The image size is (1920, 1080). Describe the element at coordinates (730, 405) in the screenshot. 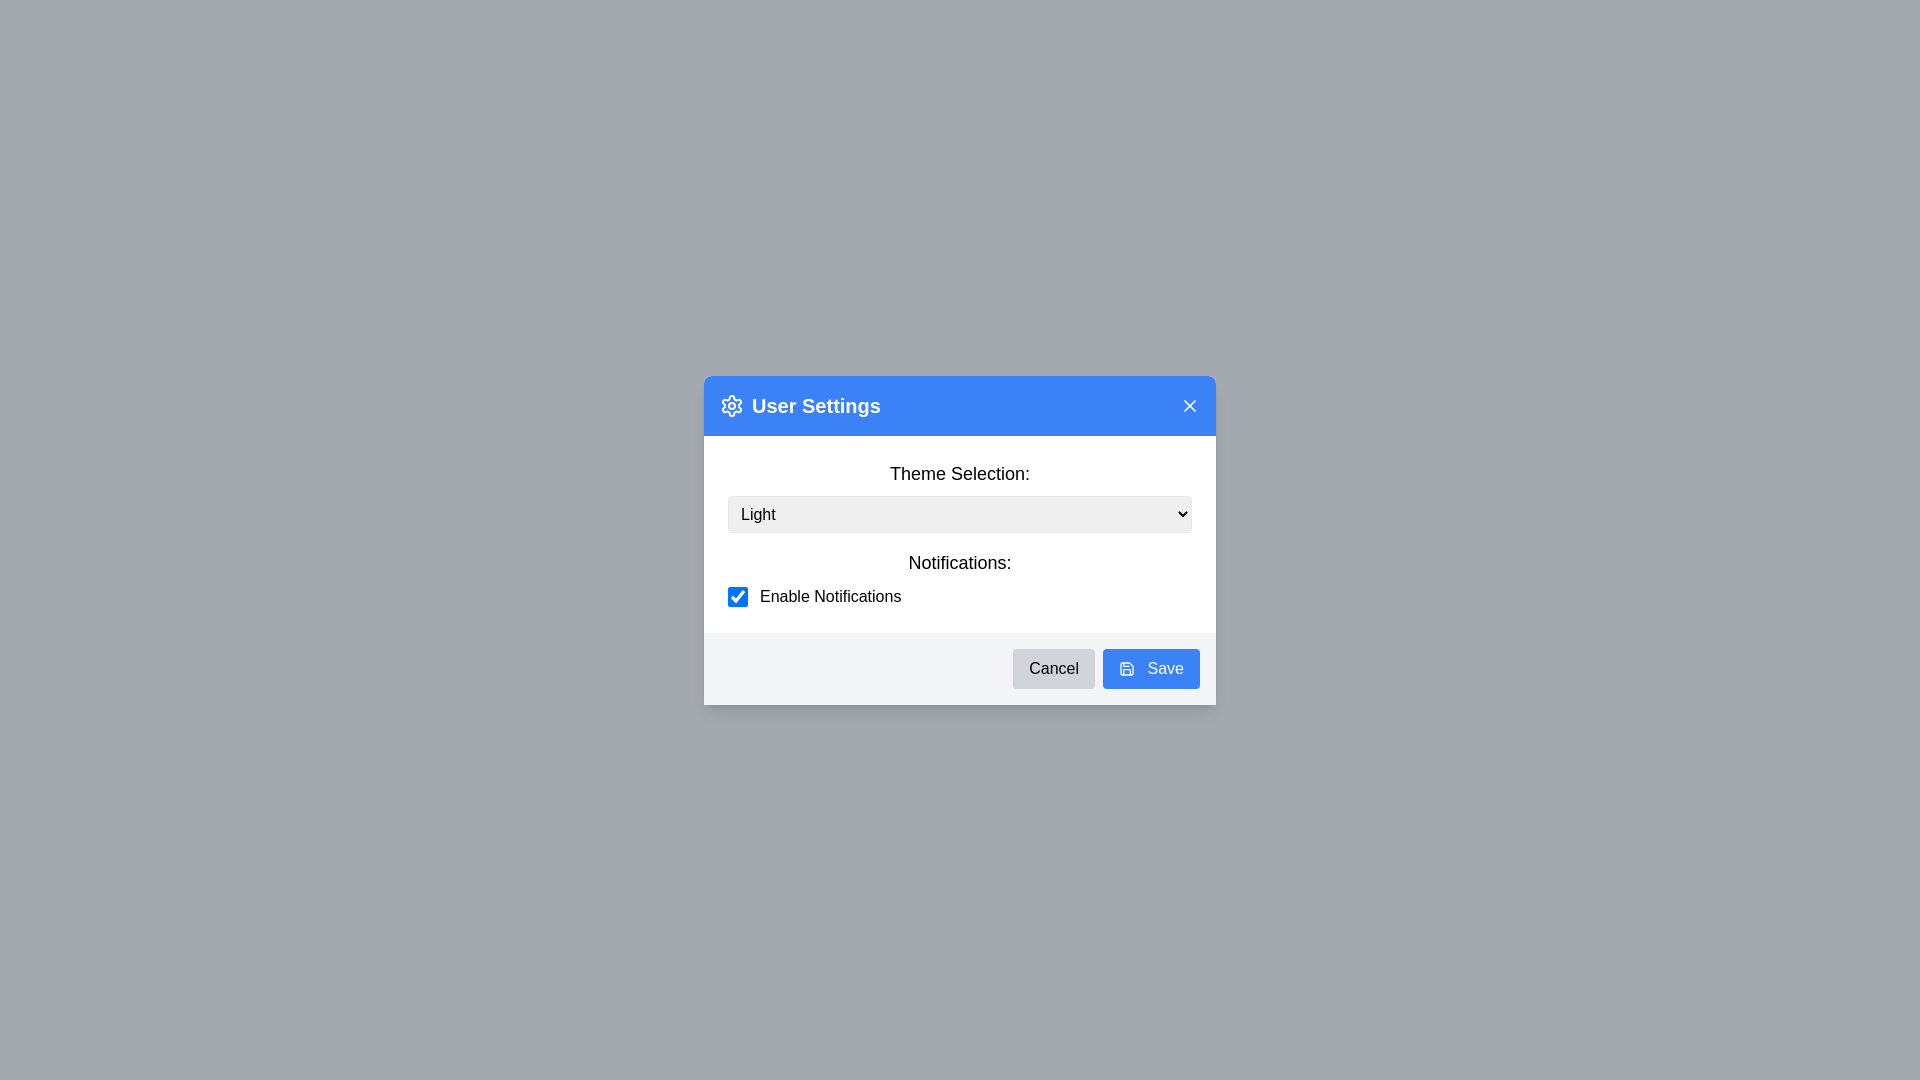

I see `the settings icon located in the dialog box header, to the left of the 'User Settings' label` at that location.